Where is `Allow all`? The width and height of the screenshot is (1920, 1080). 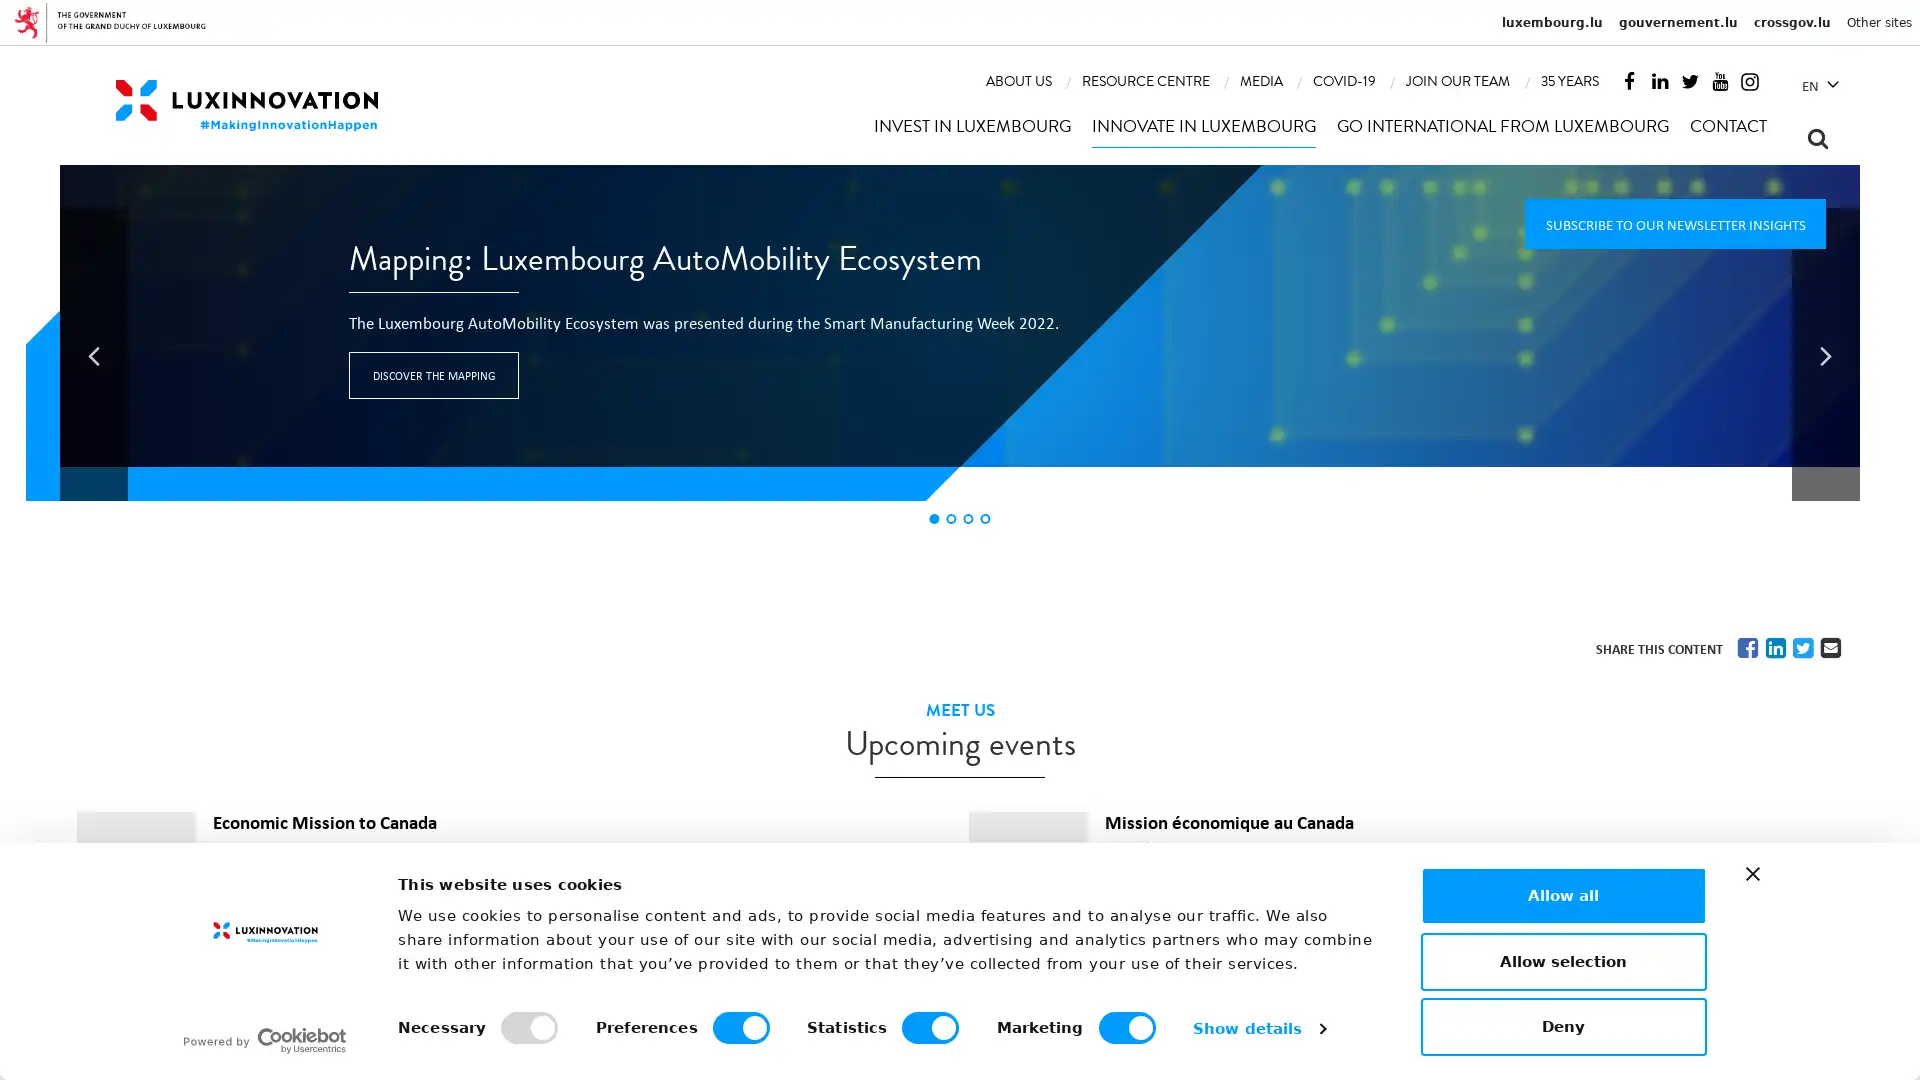 Allow all is located at coordinates (1562, 894).